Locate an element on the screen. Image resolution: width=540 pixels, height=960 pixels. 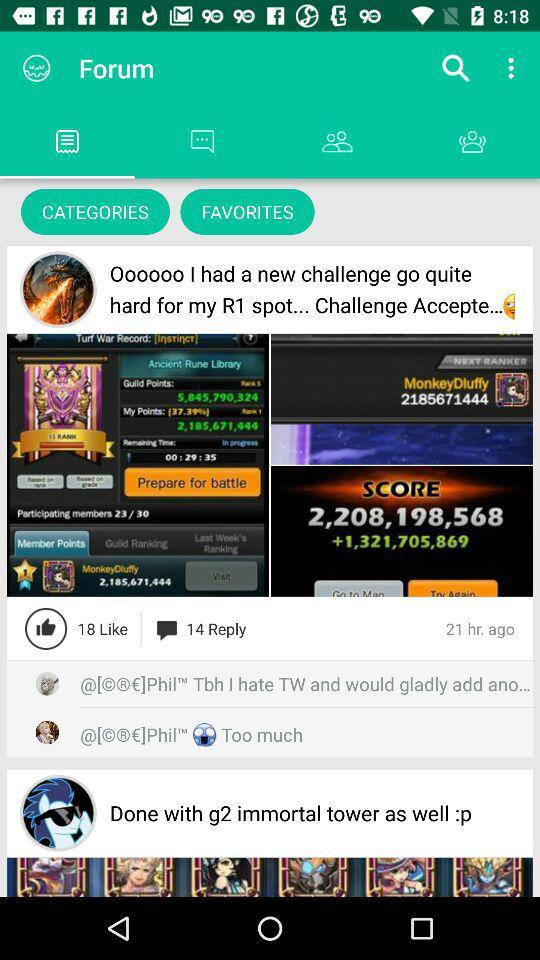
the categories item is located at coordinates (94, 211).